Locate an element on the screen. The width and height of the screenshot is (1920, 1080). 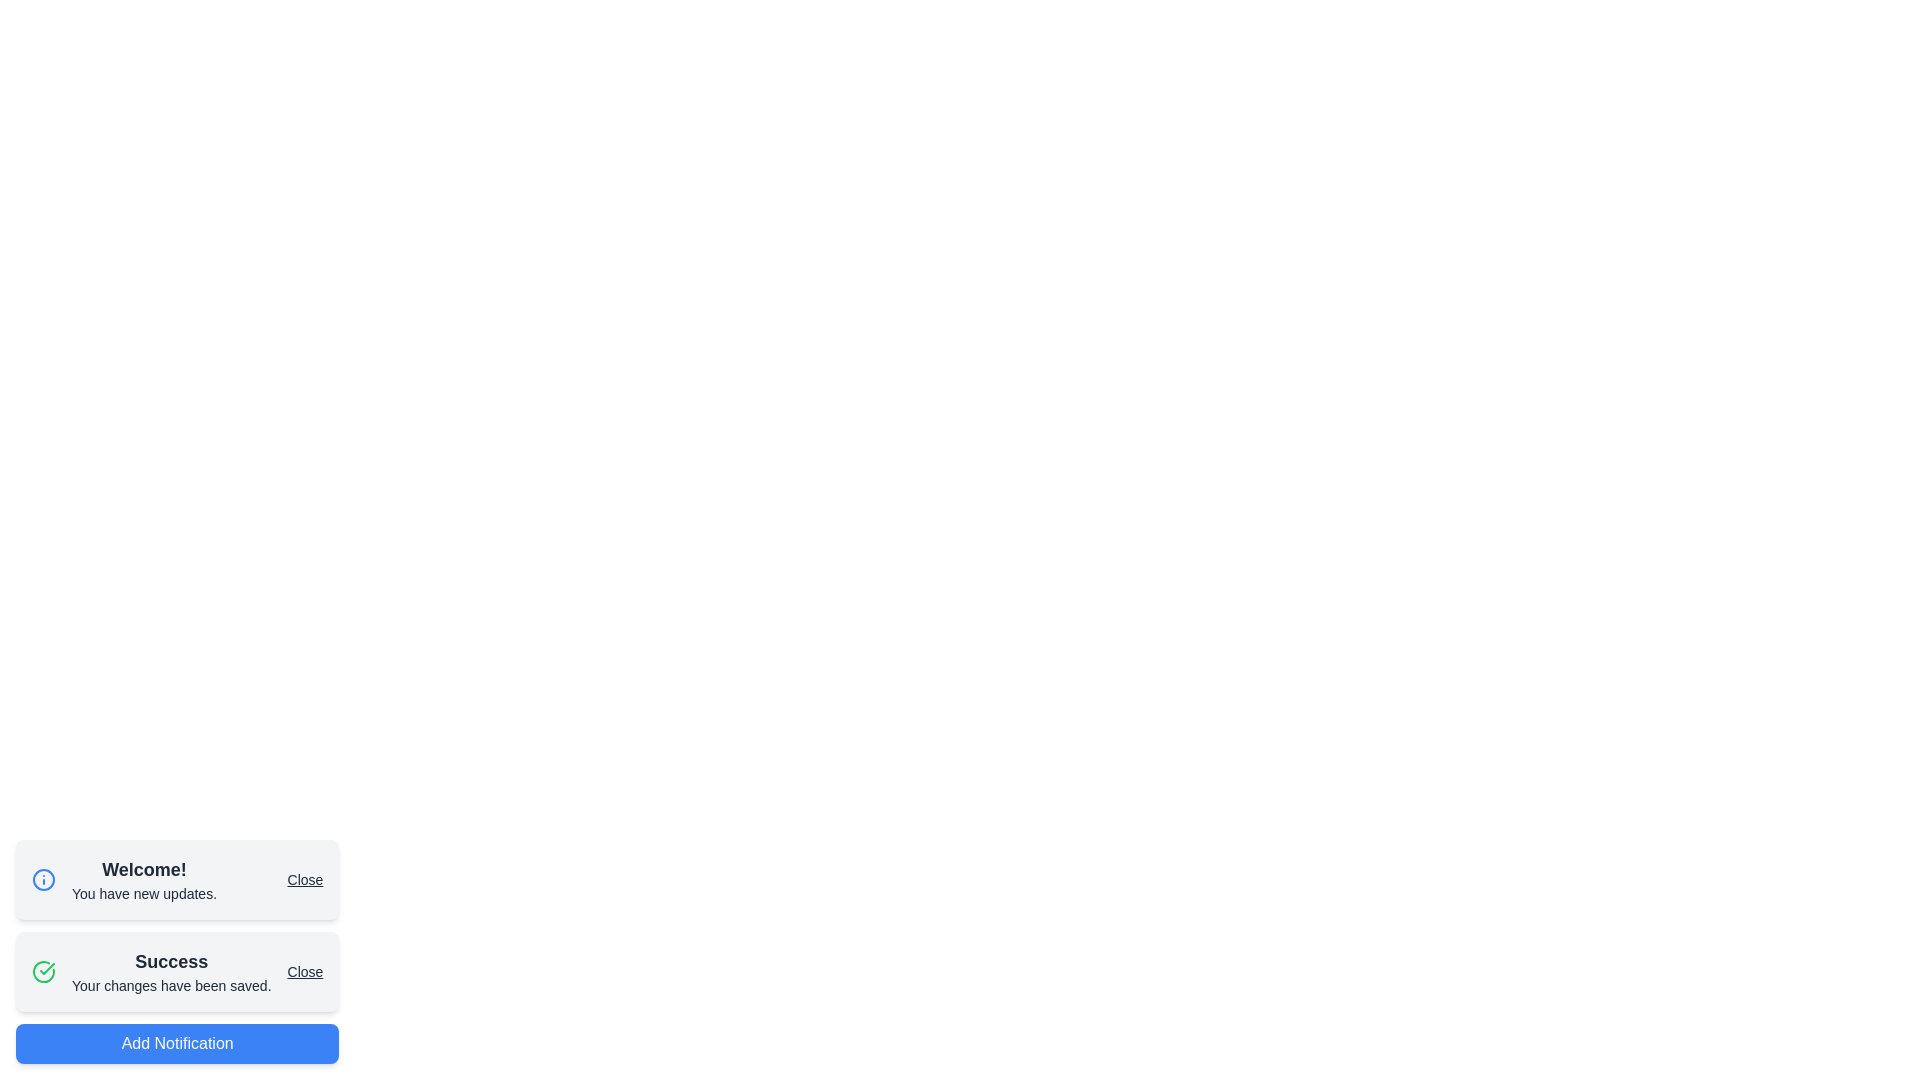
the central blue outlined circle of the 'info' icon located in the notification area, which is positioned to the left of the 'Welcome!' notification text is located at coordinates (43, 878).